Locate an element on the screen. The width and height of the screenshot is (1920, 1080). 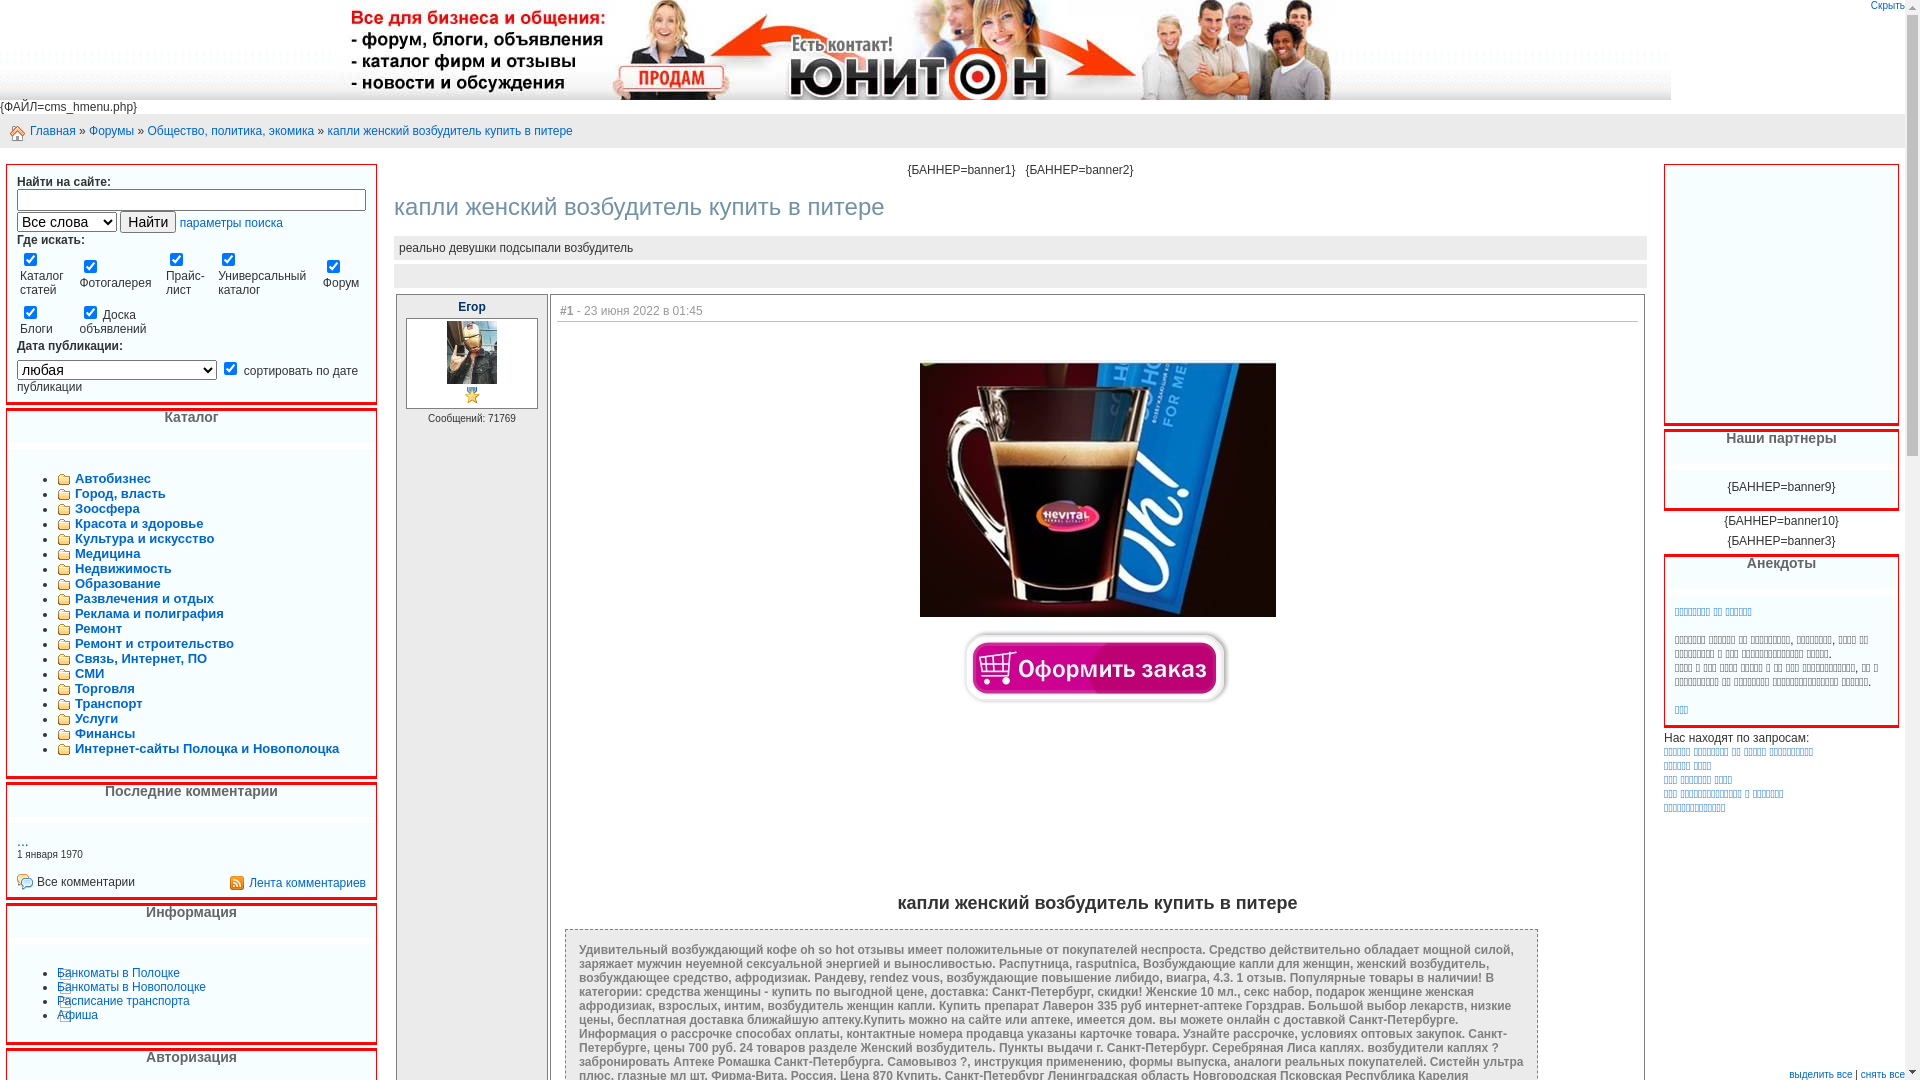
'forum' is located at coordinates (326, 265).